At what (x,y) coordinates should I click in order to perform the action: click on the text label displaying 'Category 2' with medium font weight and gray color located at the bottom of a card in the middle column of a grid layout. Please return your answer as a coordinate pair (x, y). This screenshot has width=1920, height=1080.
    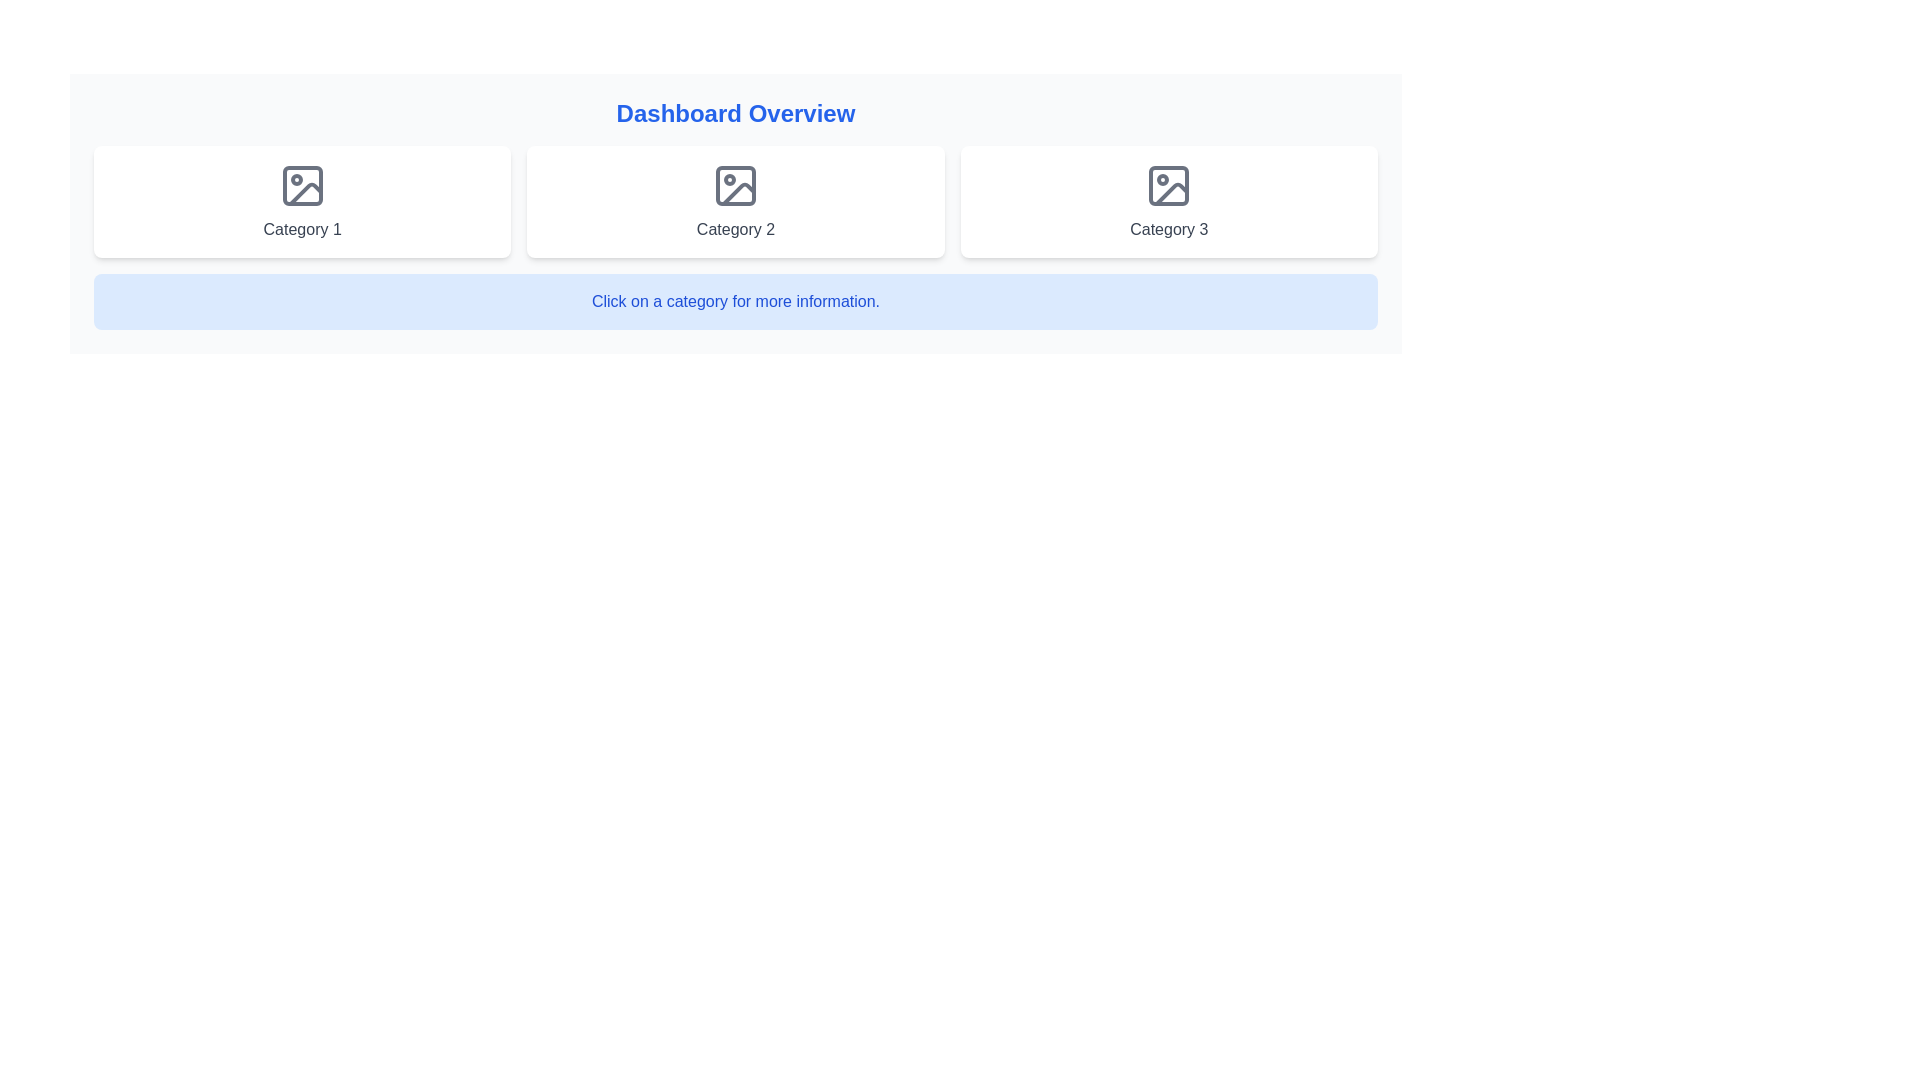
    Looking at the image, I should click on (734, 229).